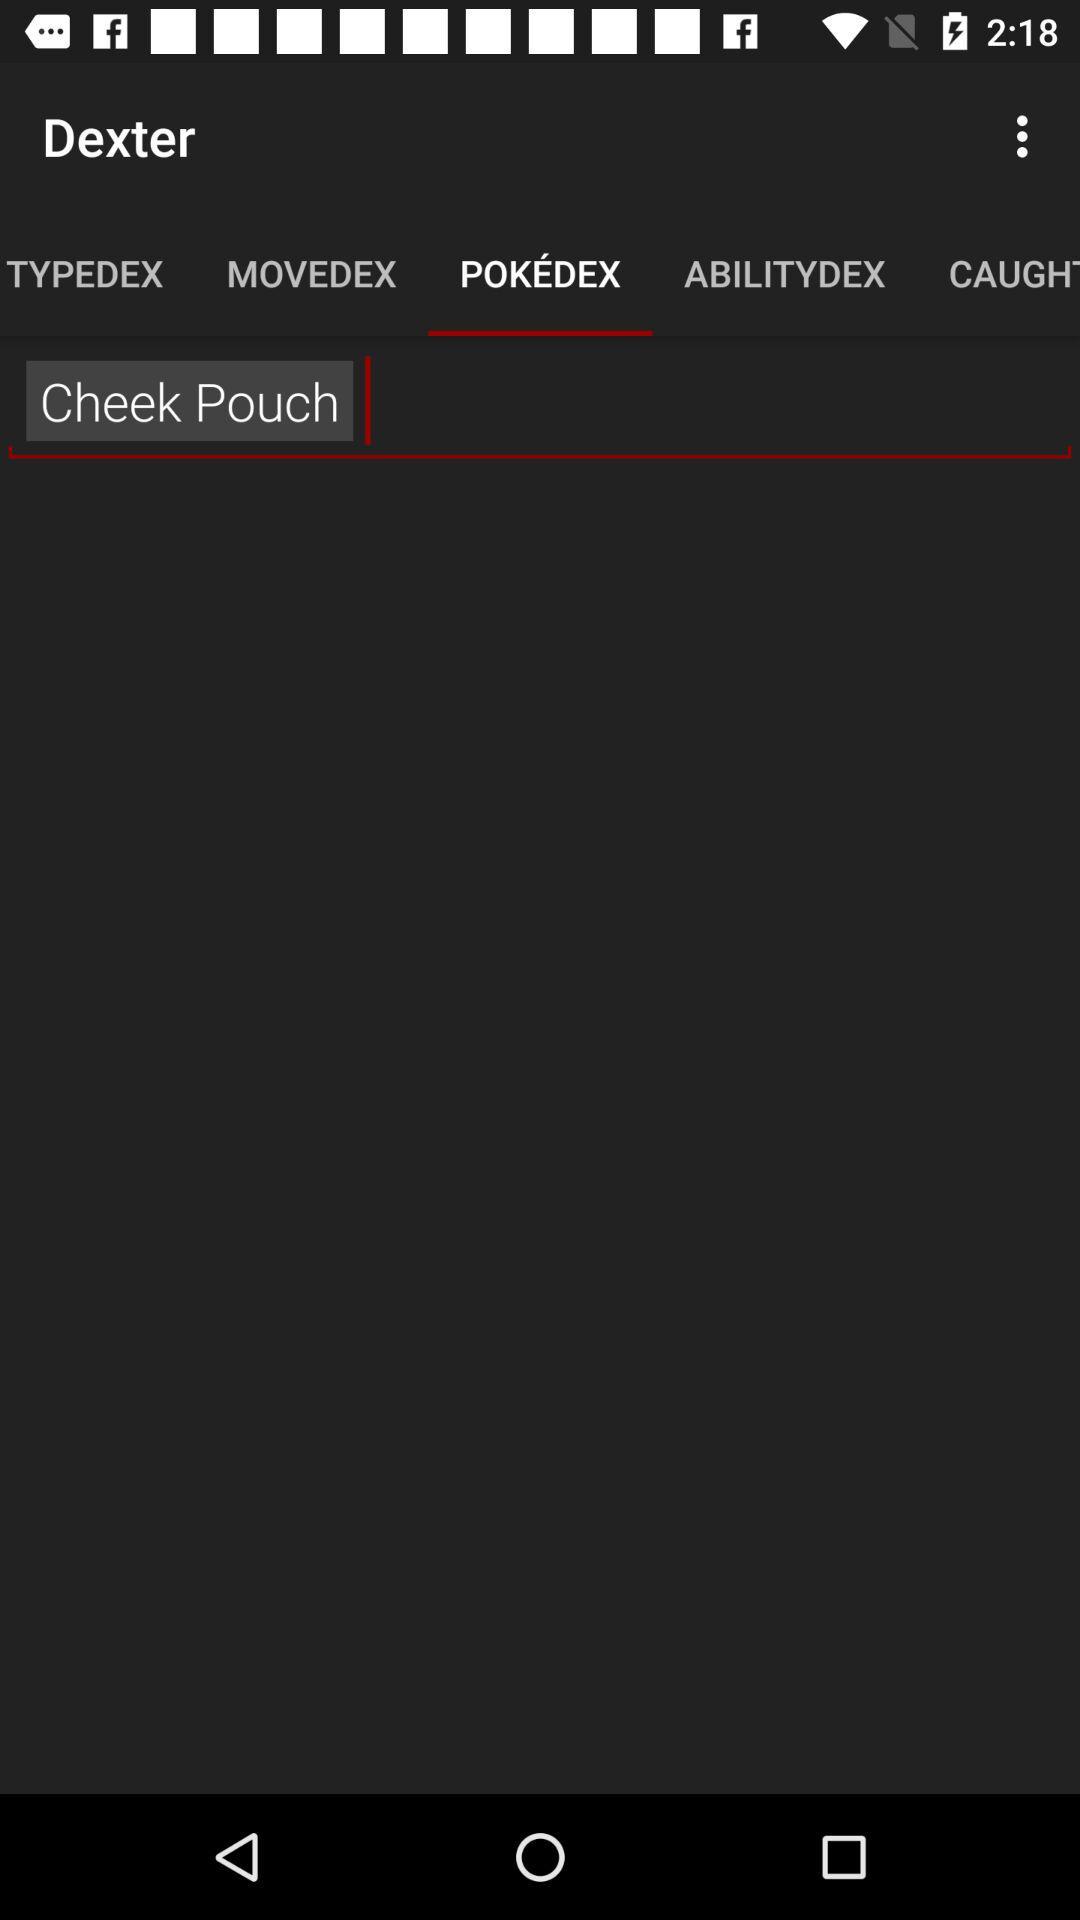 The height and width of the screenshot is (1920, 1080). What do you see at coordinates (540, 400) in the screenshot?
I see `the ,,` at bounding box center [540, 400].